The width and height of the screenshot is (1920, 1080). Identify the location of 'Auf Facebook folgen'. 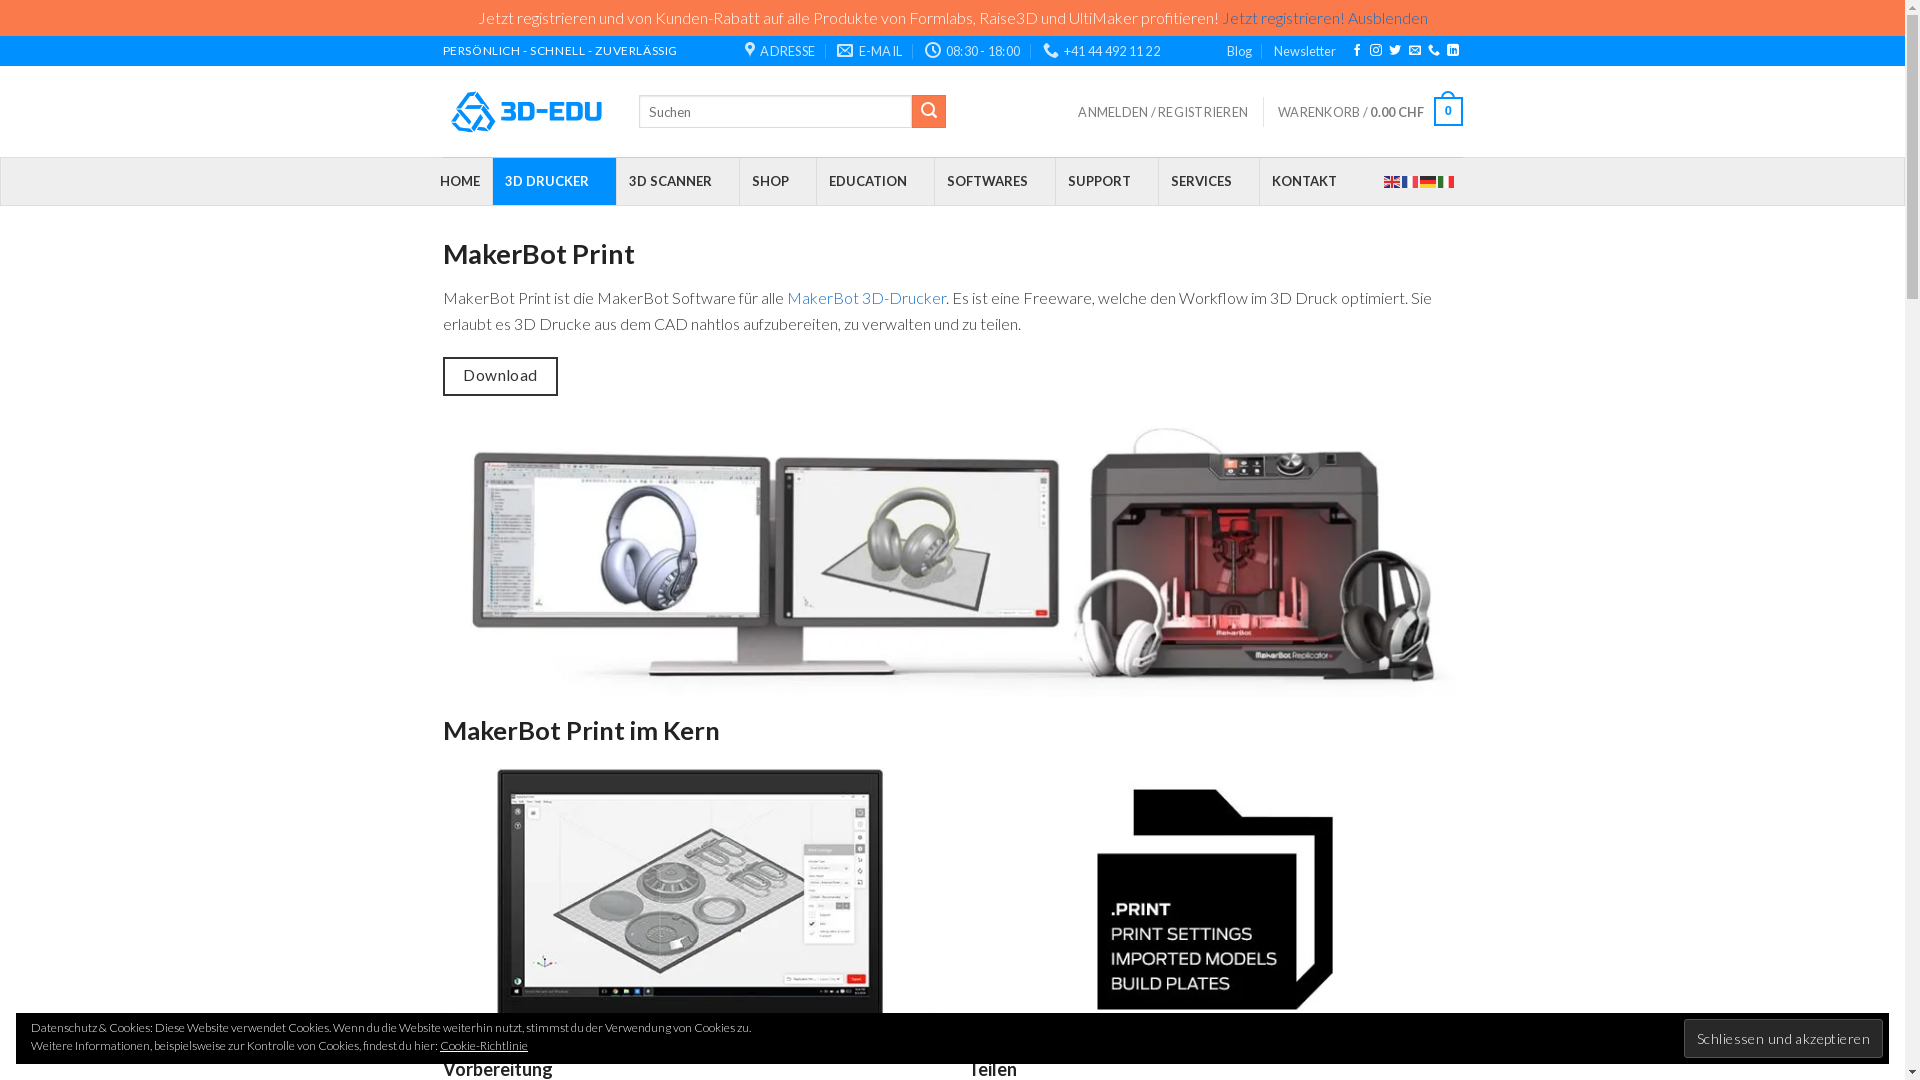
(1357, 49).